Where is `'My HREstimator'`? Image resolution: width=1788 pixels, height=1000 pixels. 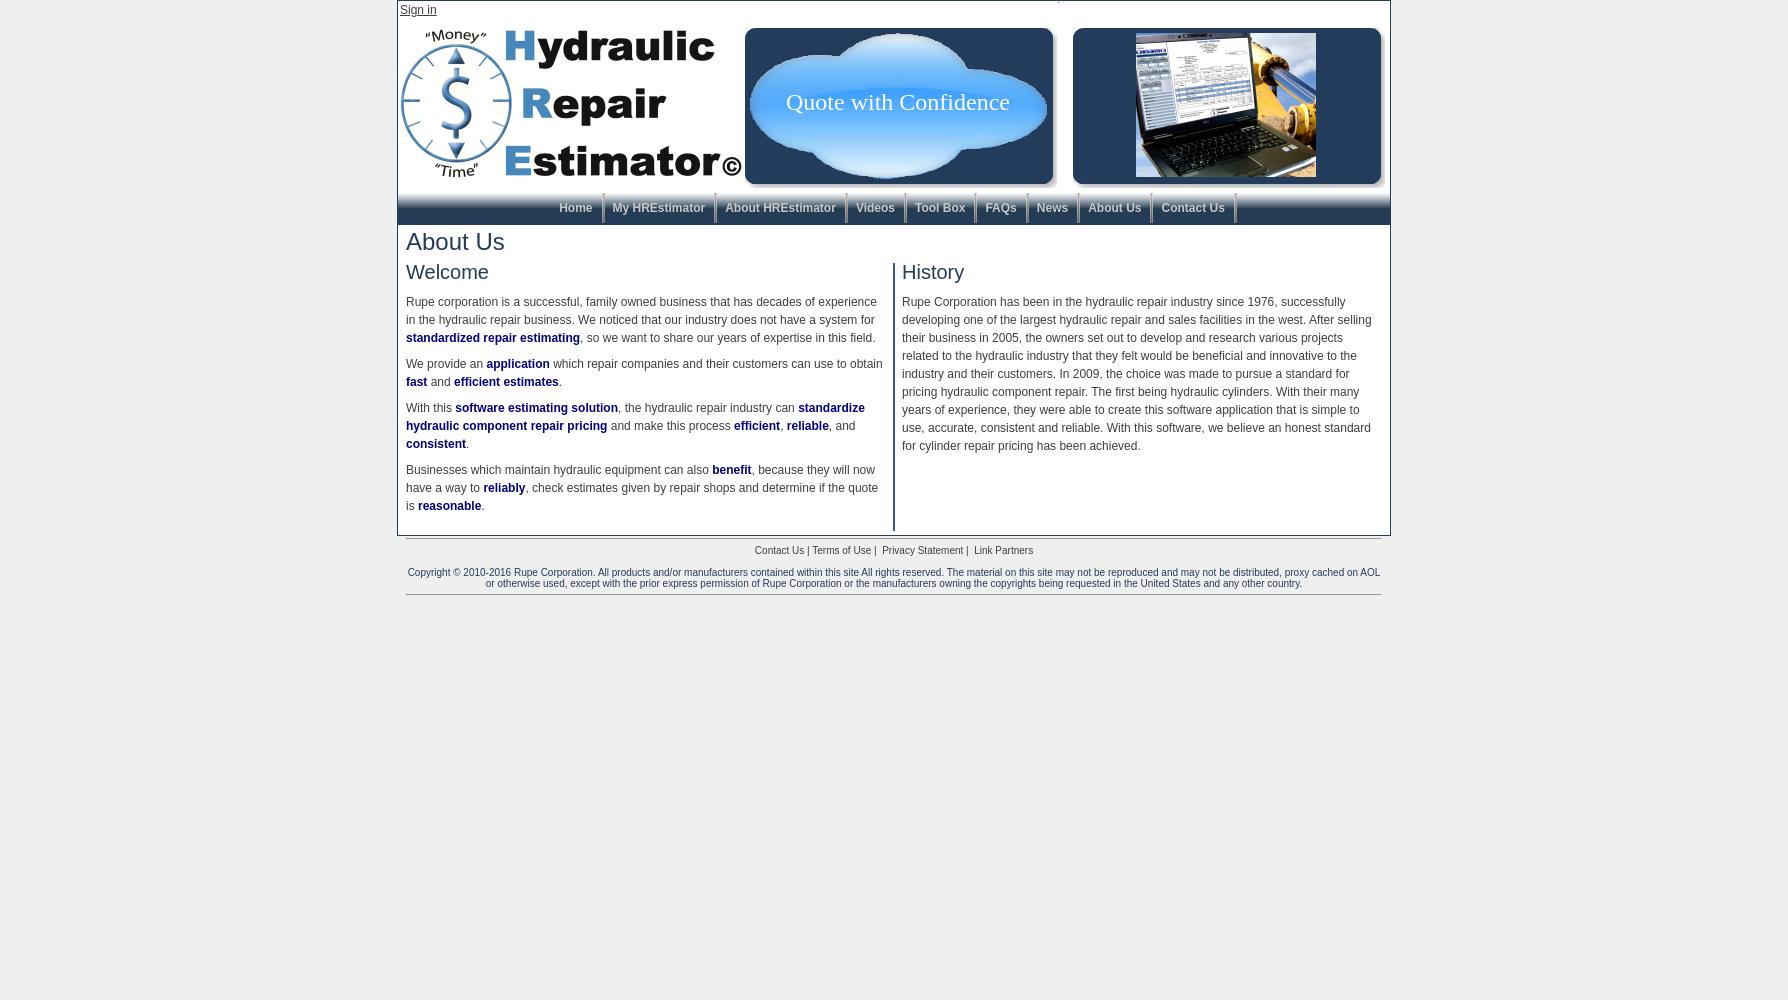 'My HREstimator' is located at coordinates (612, 207).